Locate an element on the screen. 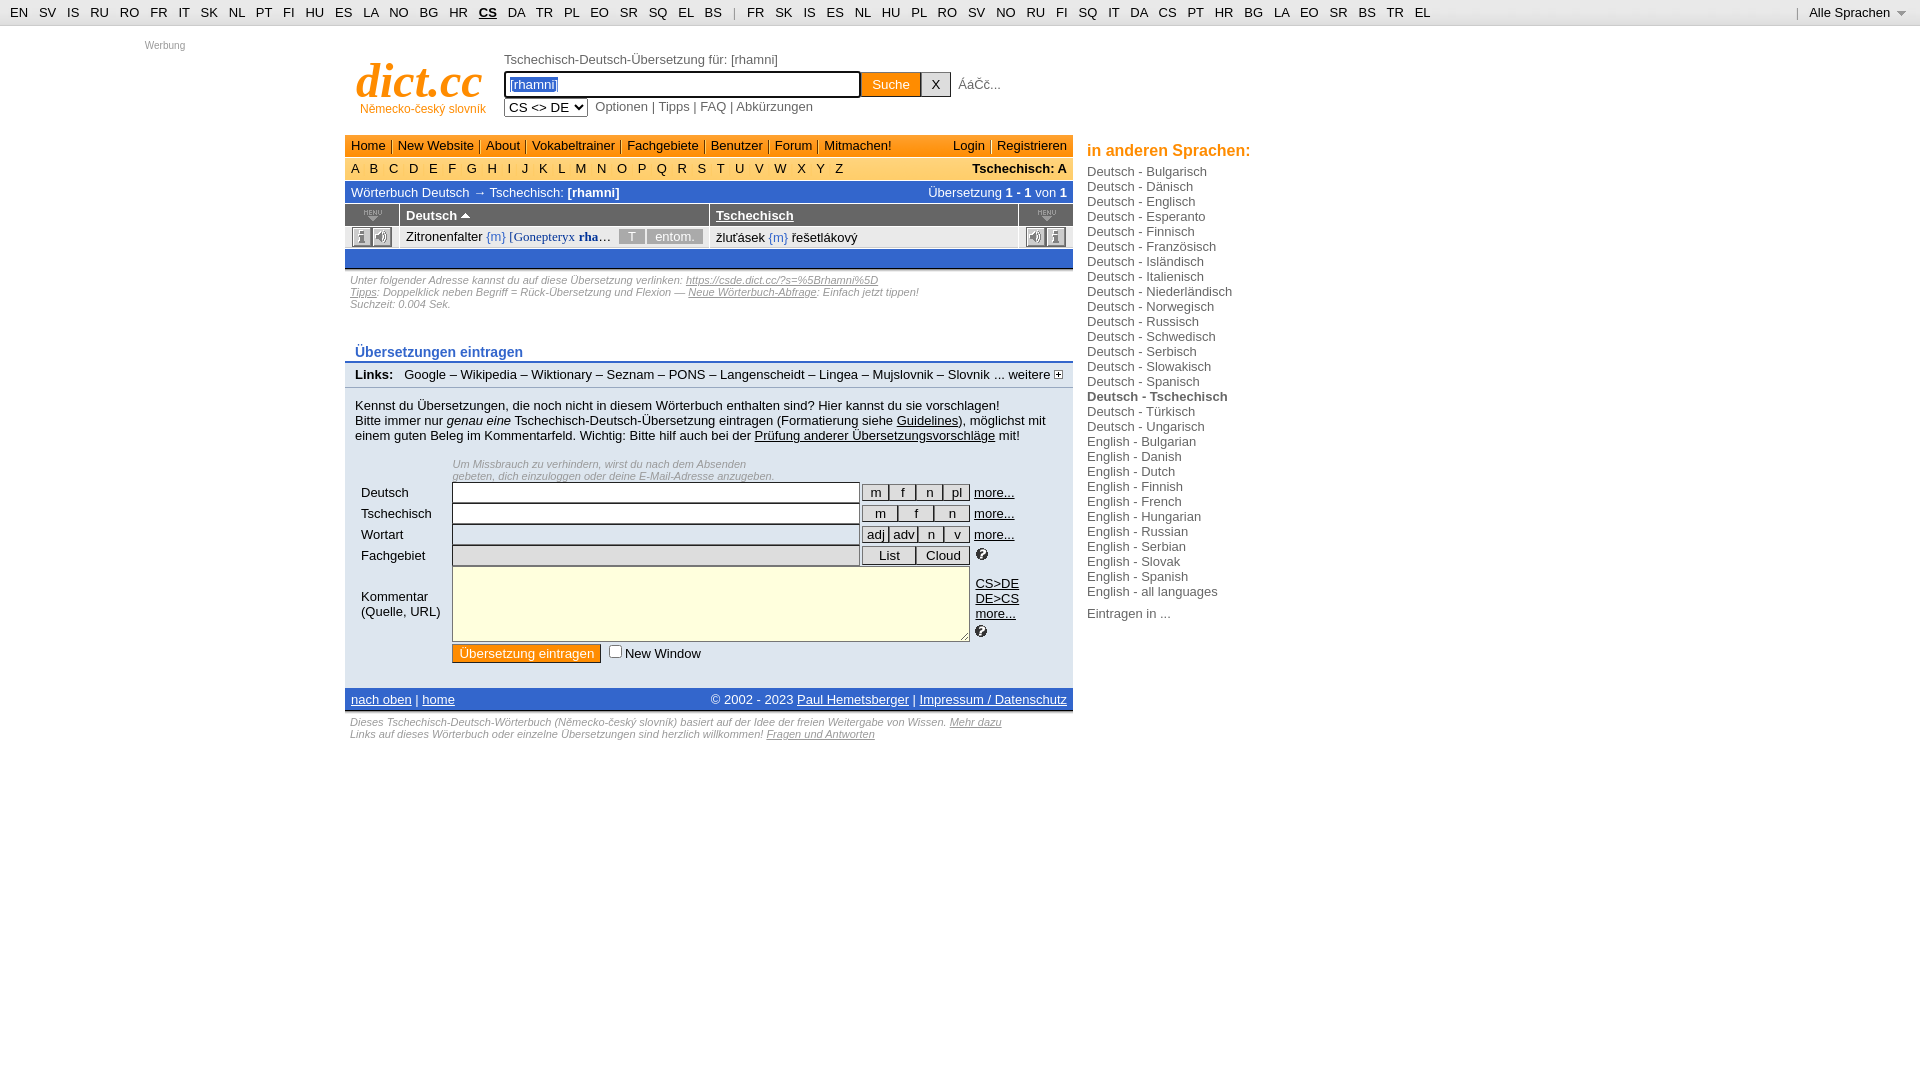 Image resolution: width=1920 pixels, height=1080 pixels. 'Mitmachen!' is located at coordinates (857, 144).